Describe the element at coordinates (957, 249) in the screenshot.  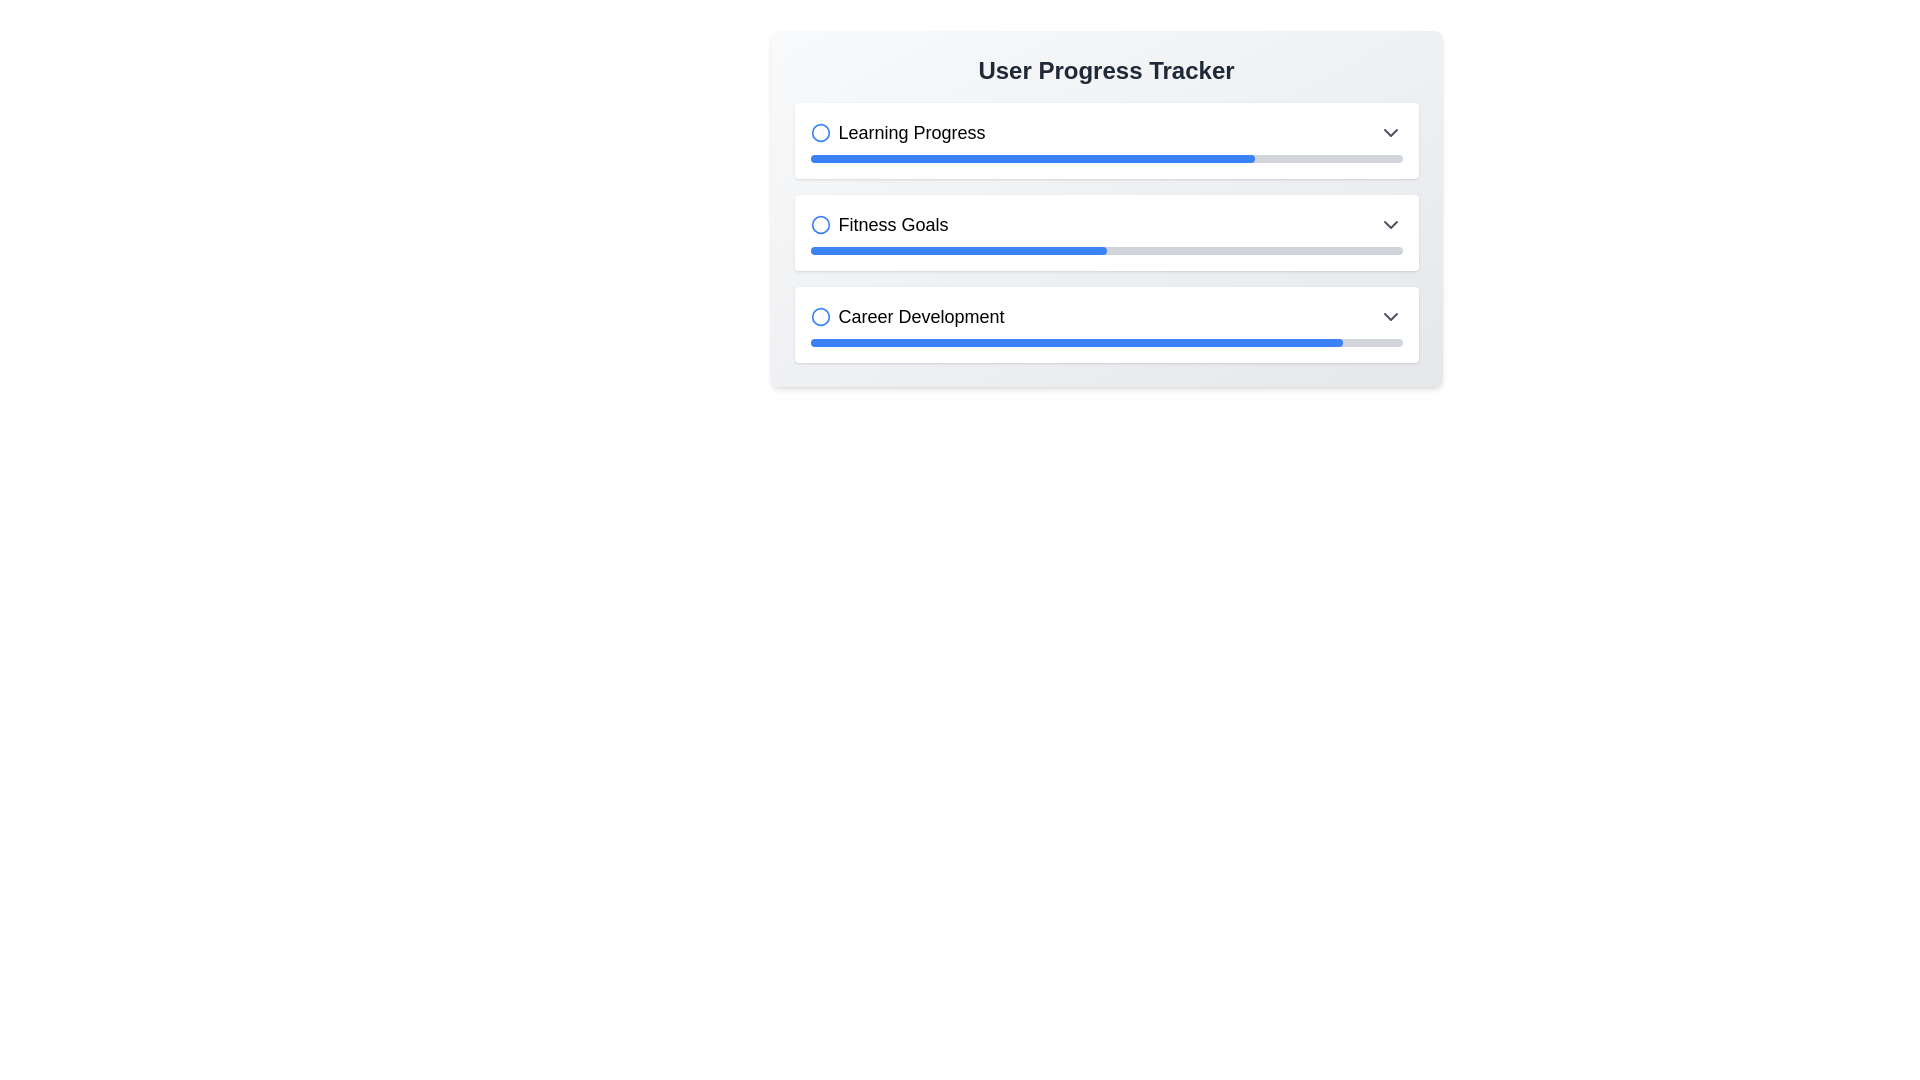
I see `the progress indicator that visually represents 50% completion for 'Fitness Goals' located within the second progress bar` at that location.